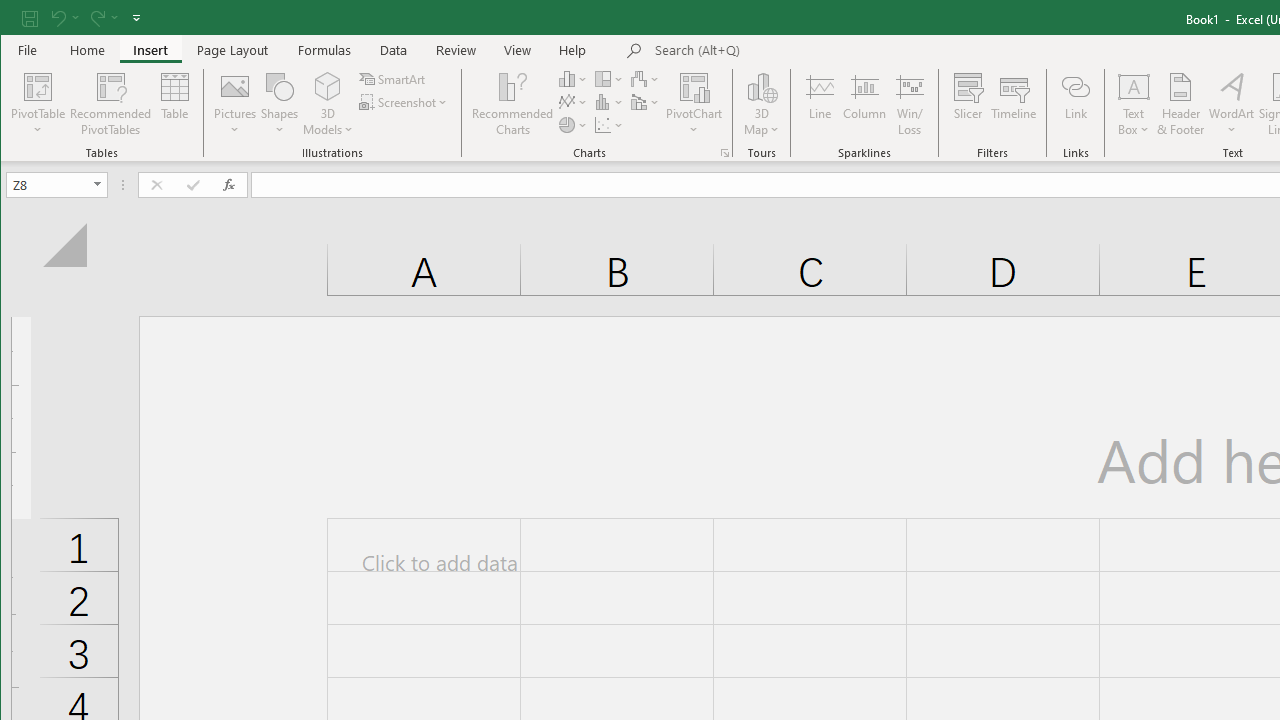 The width and height of the screenshot is (1280, 720). What do you see at coordinates (572, 78) in the screenshot?
I see `'Insert Column or Bar Chart'` at bounding box center [572, 78].